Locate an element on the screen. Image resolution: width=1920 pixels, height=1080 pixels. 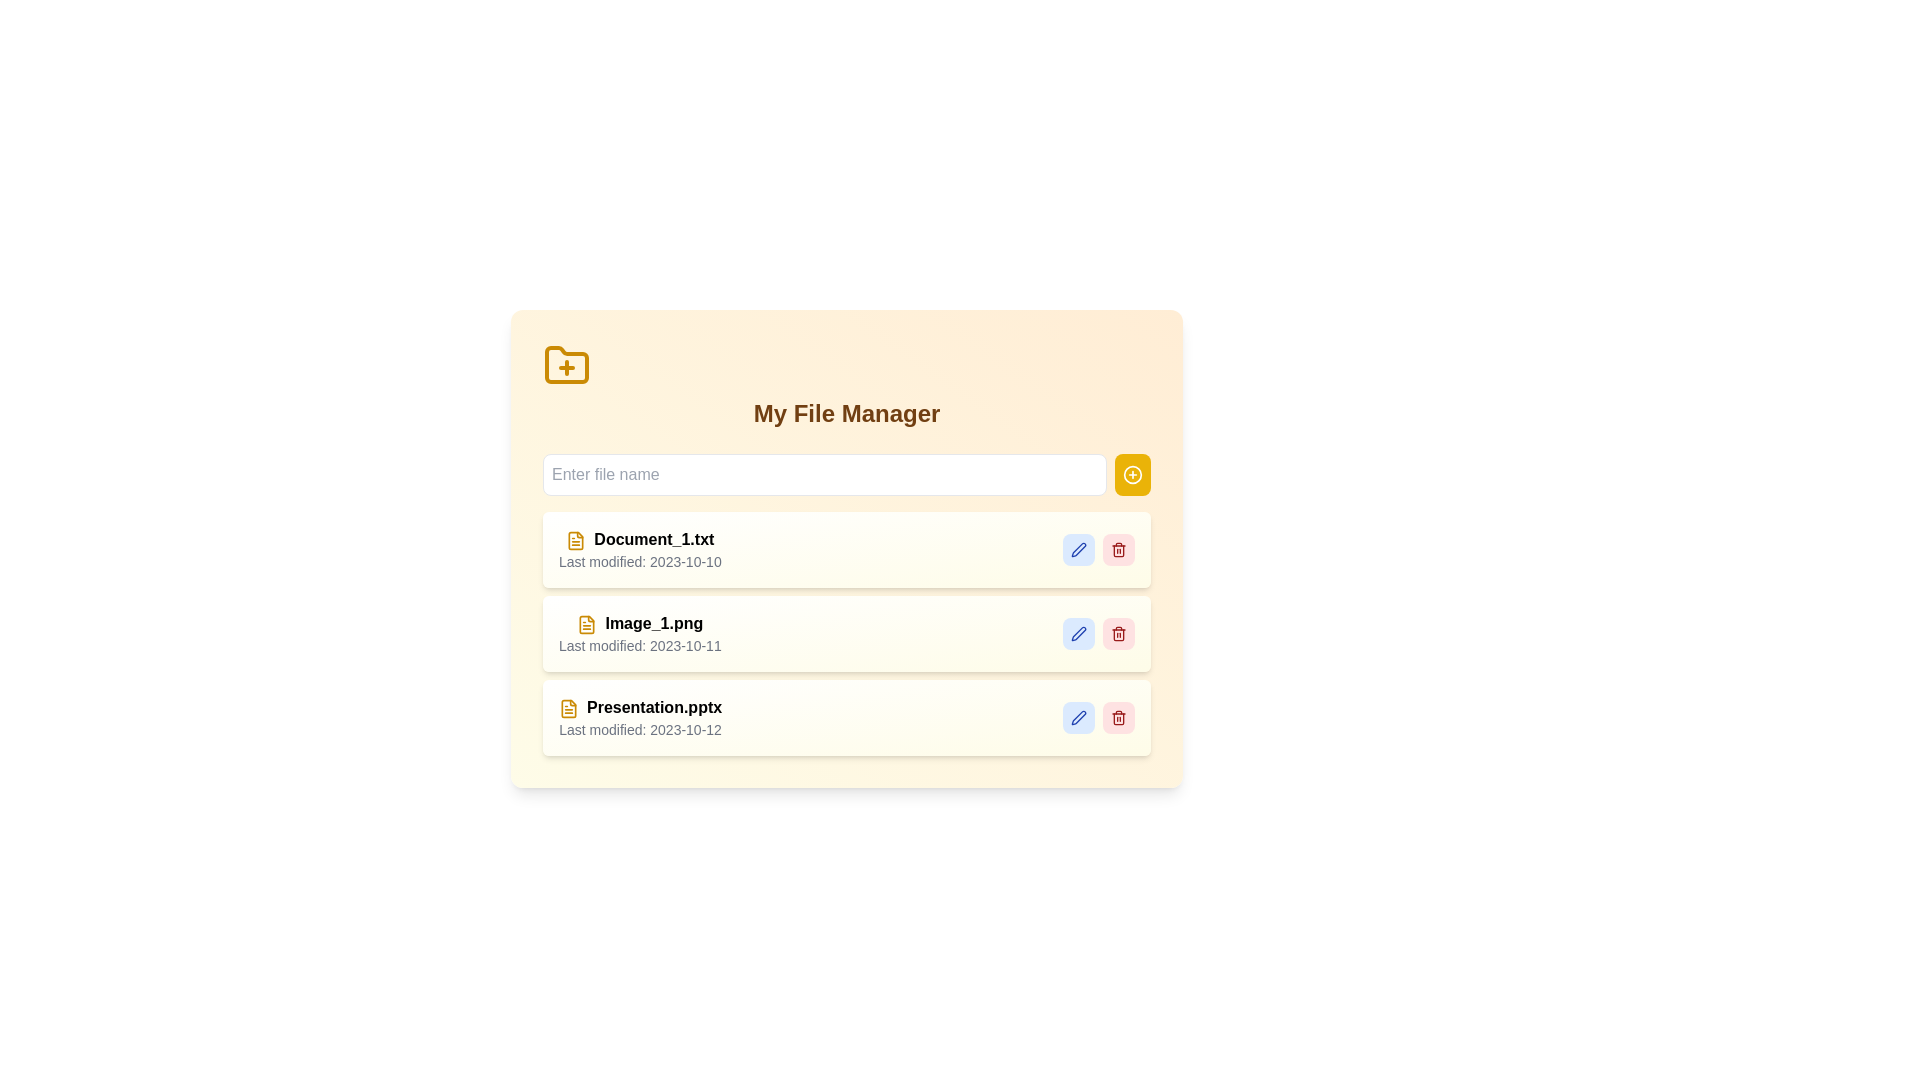
the rounded yellow button with a plus sign icon is located at coordinates (1132, 474).